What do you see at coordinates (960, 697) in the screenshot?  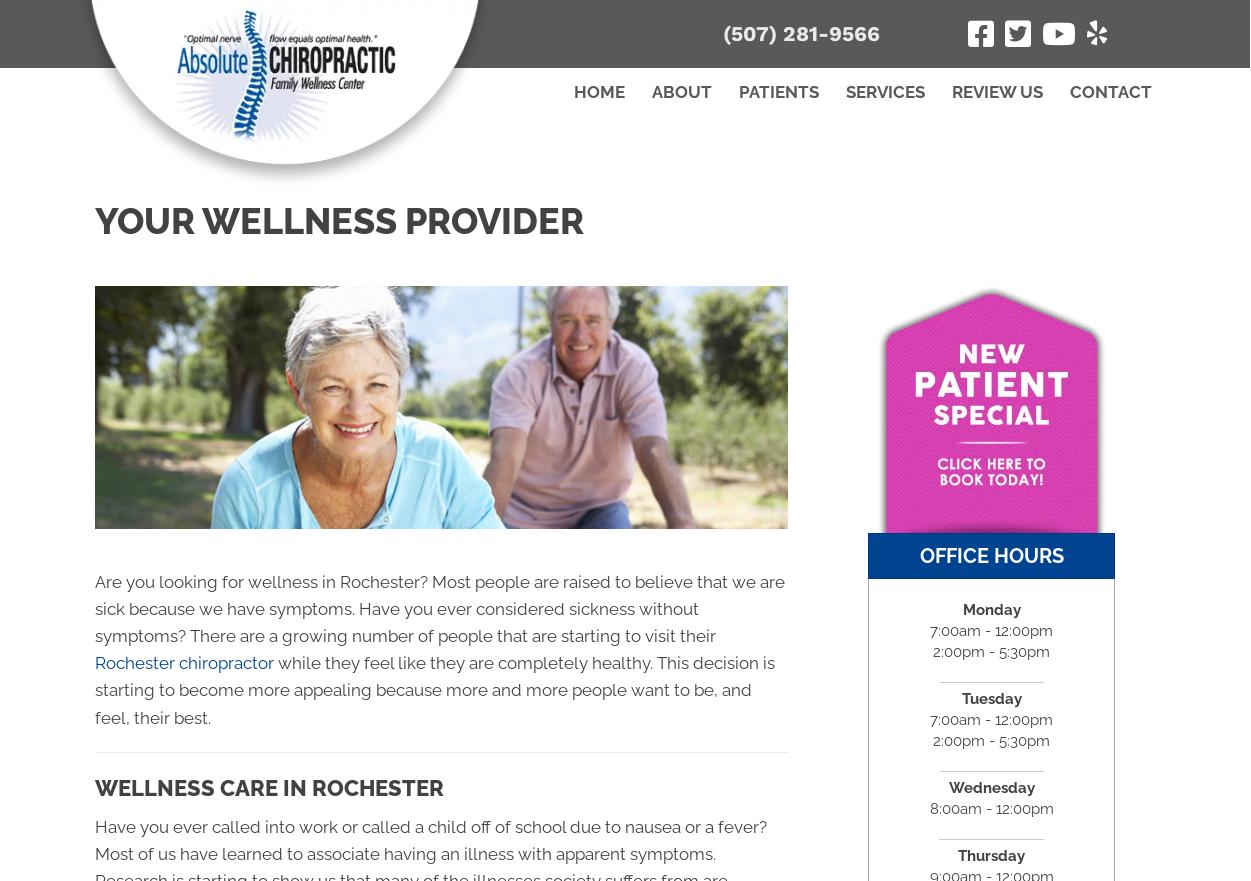 I see `'Tuesday'` at bounding box center [960, 697].